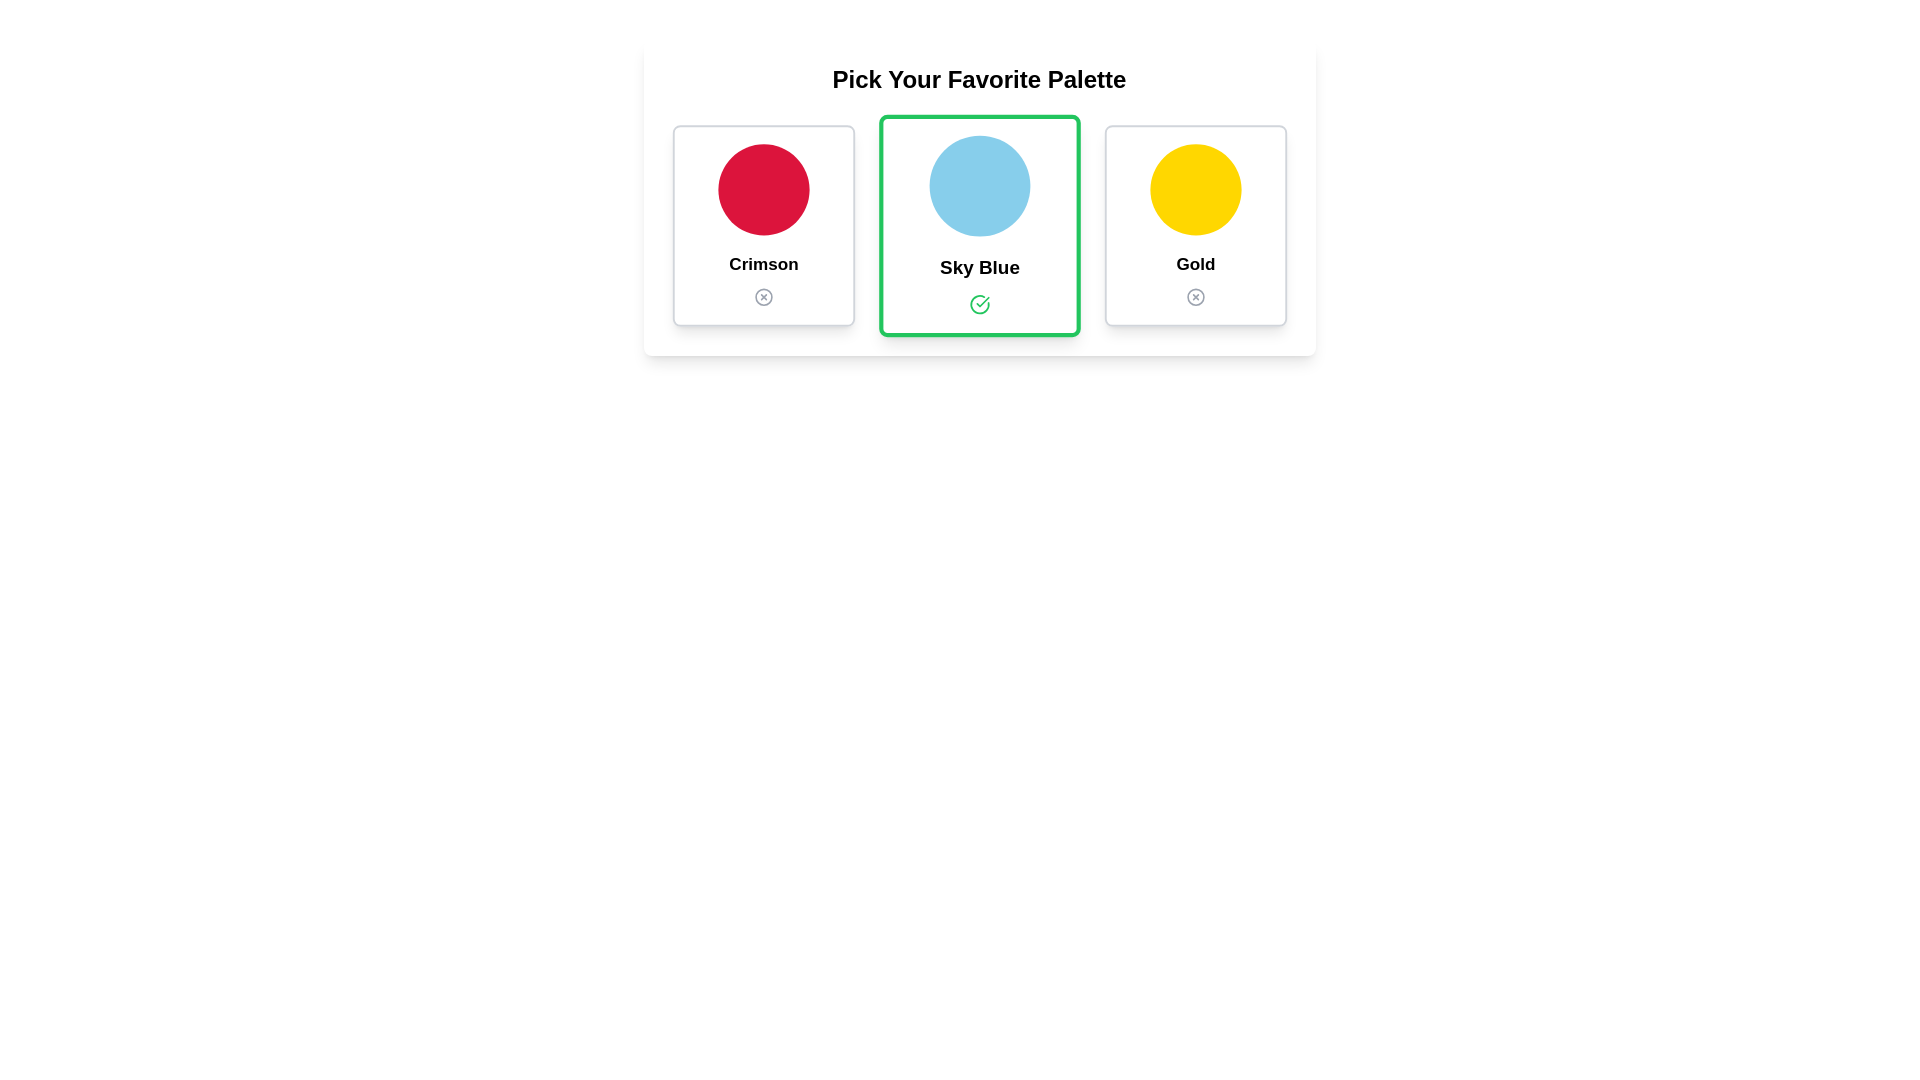 The width and height of the screenshot is (1920, 1080). Describe the element at coordinates (979, 225) in the screenshot. I see `the palette Sky Blue` at that location.